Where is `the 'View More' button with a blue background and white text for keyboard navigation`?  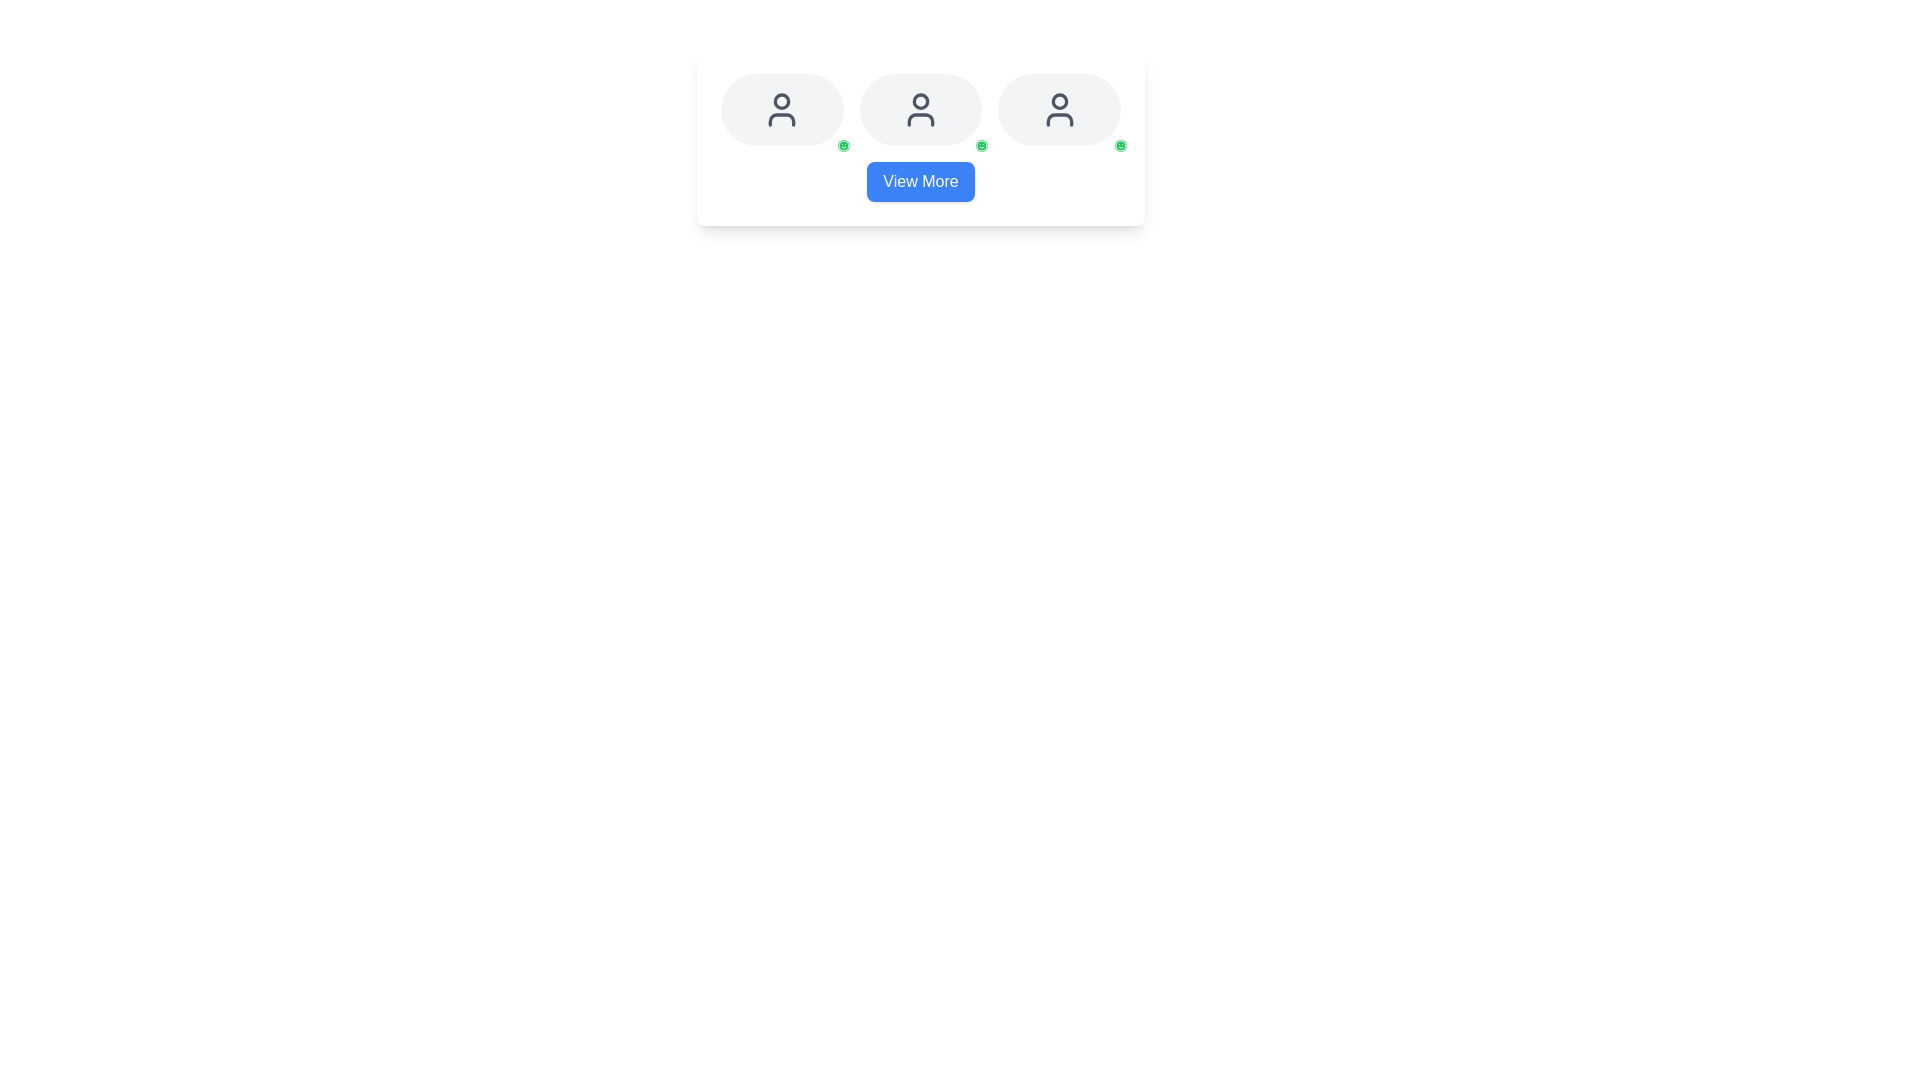
the 'View More' button with a blue background and white text for keyboard navigation is located at coordinates (920, 181).